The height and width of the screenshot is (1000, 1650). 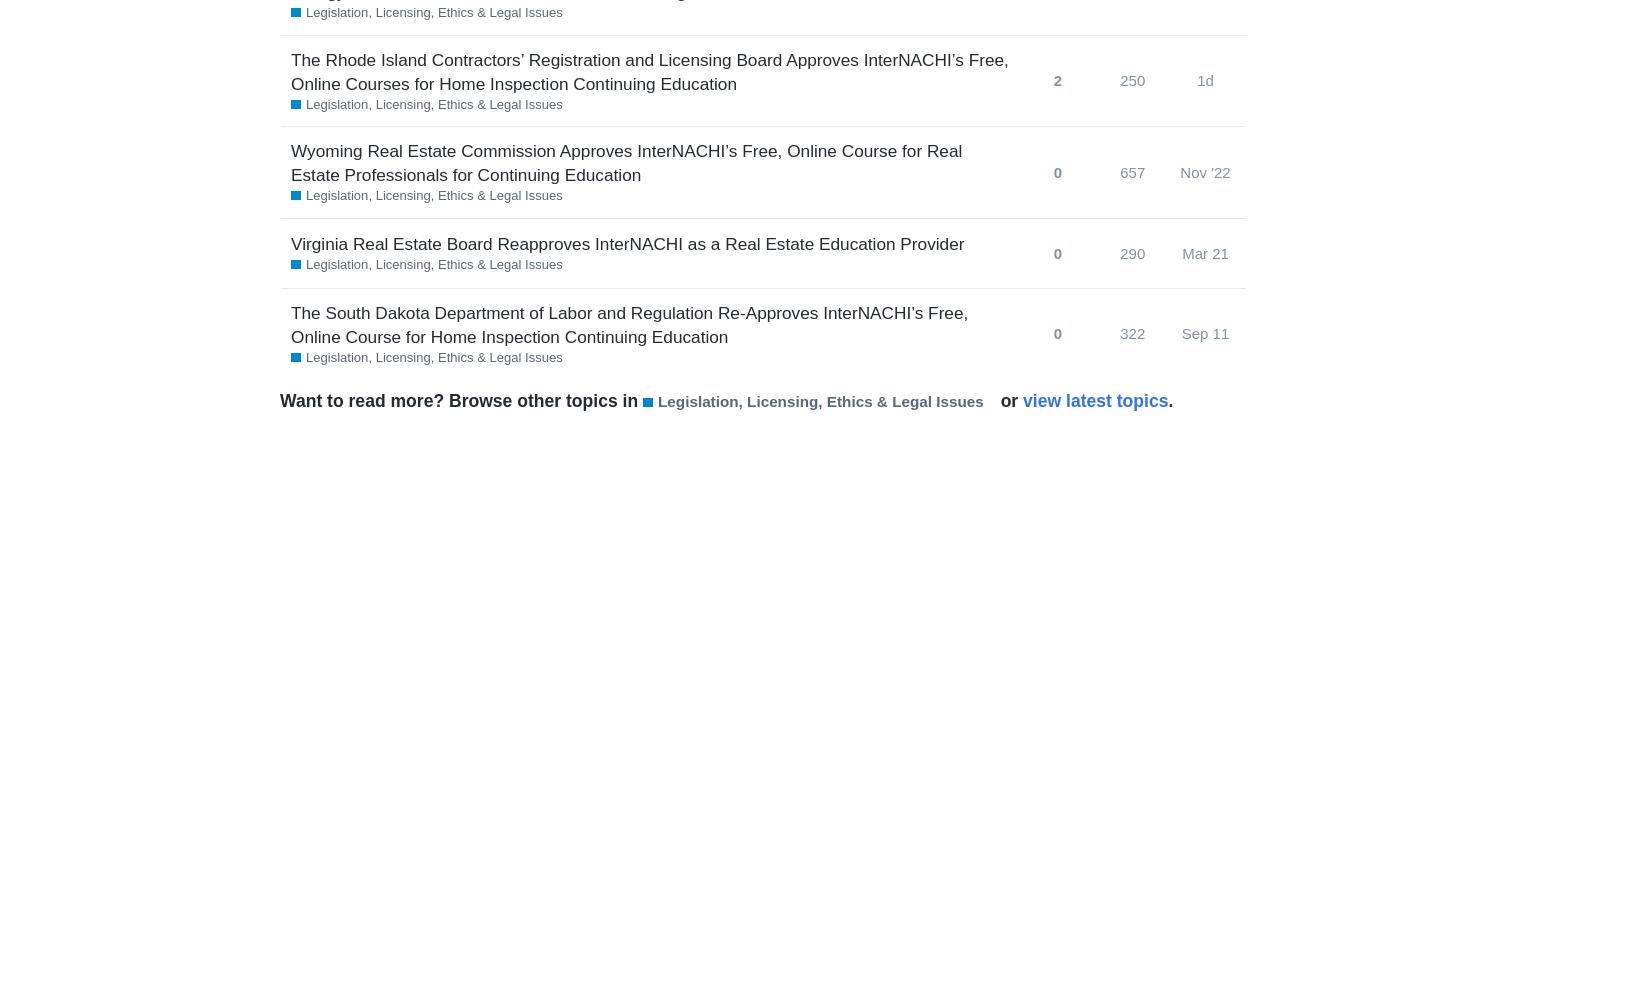 I want to click on 'Nov '22', so click(x=1204, y=171).